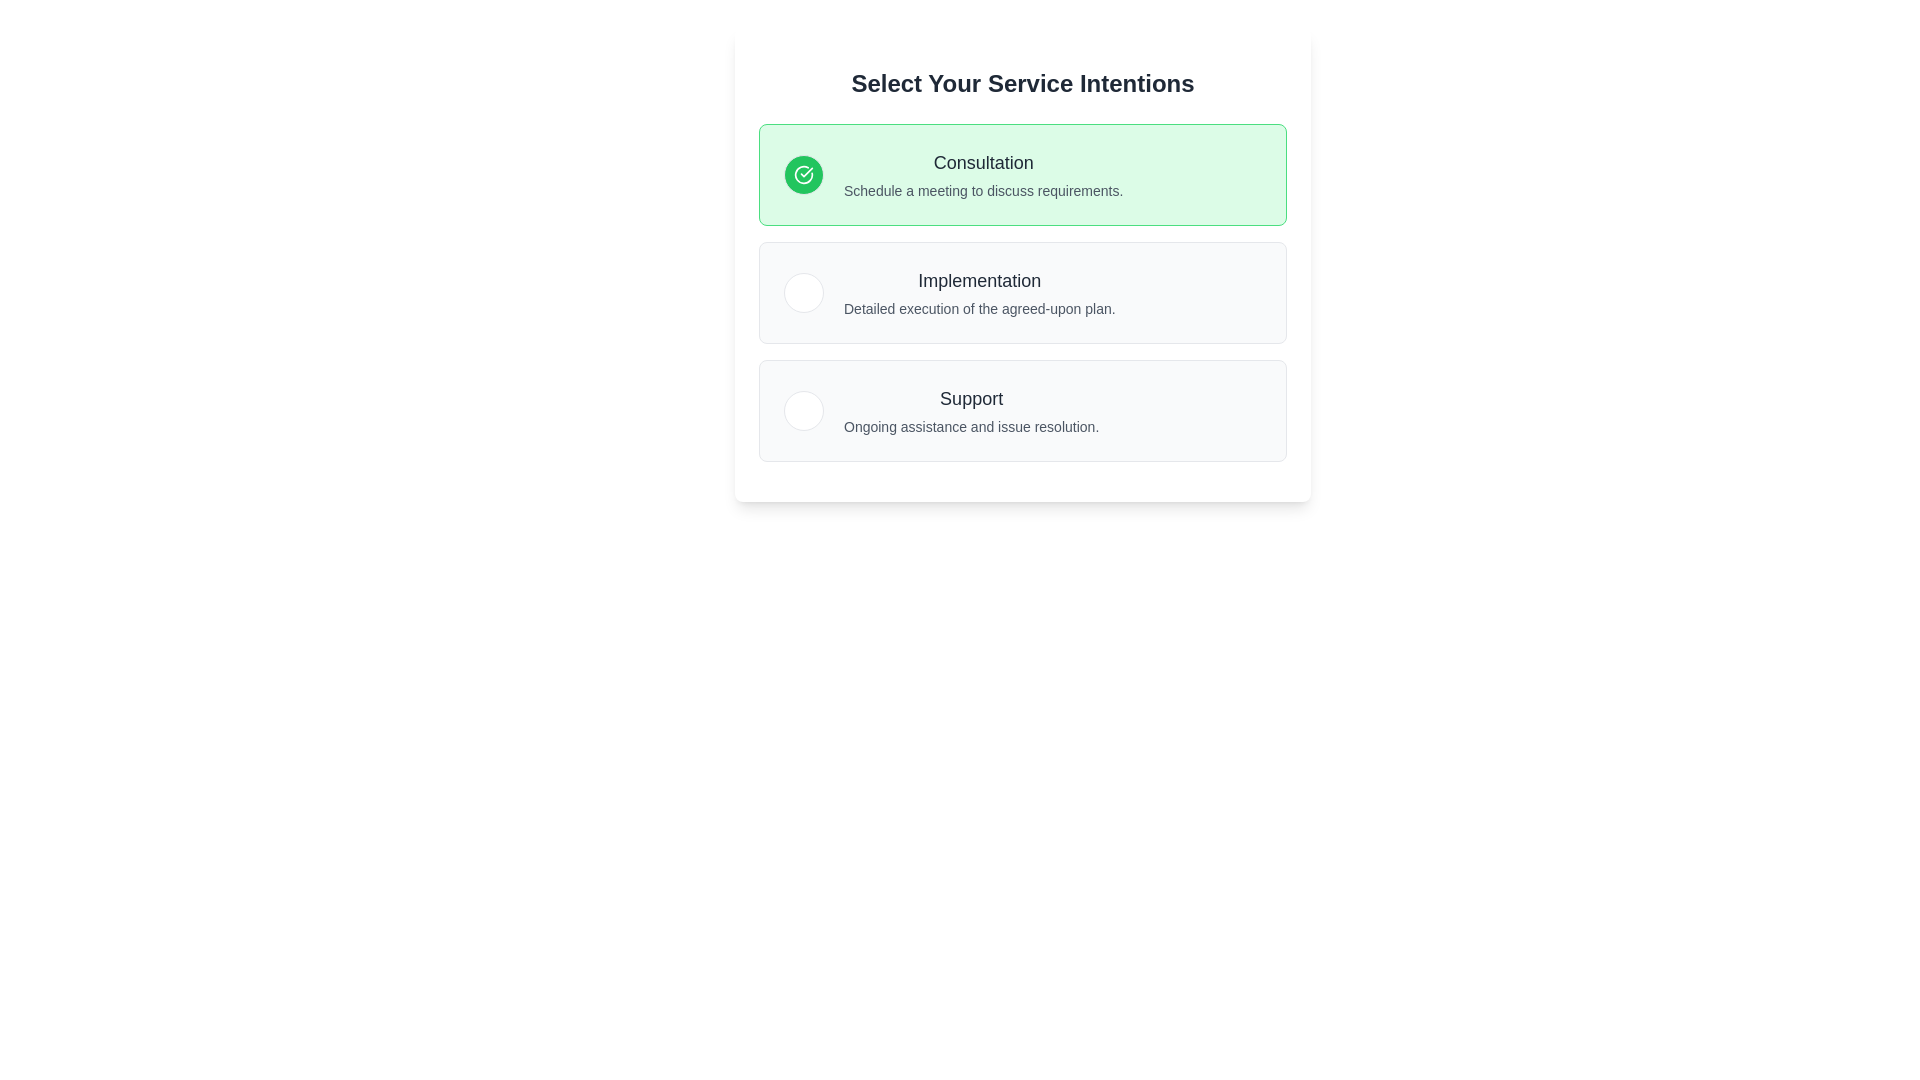 The height and width of the screenshot is (1080, 1920). What do you see at coordinates (971, 398) in the screenshot?
I see `the 'Support' text label, which is a bold, medium-sized grayish-black font title in the third section of the service intentions list` at bounding box center [971, 398].